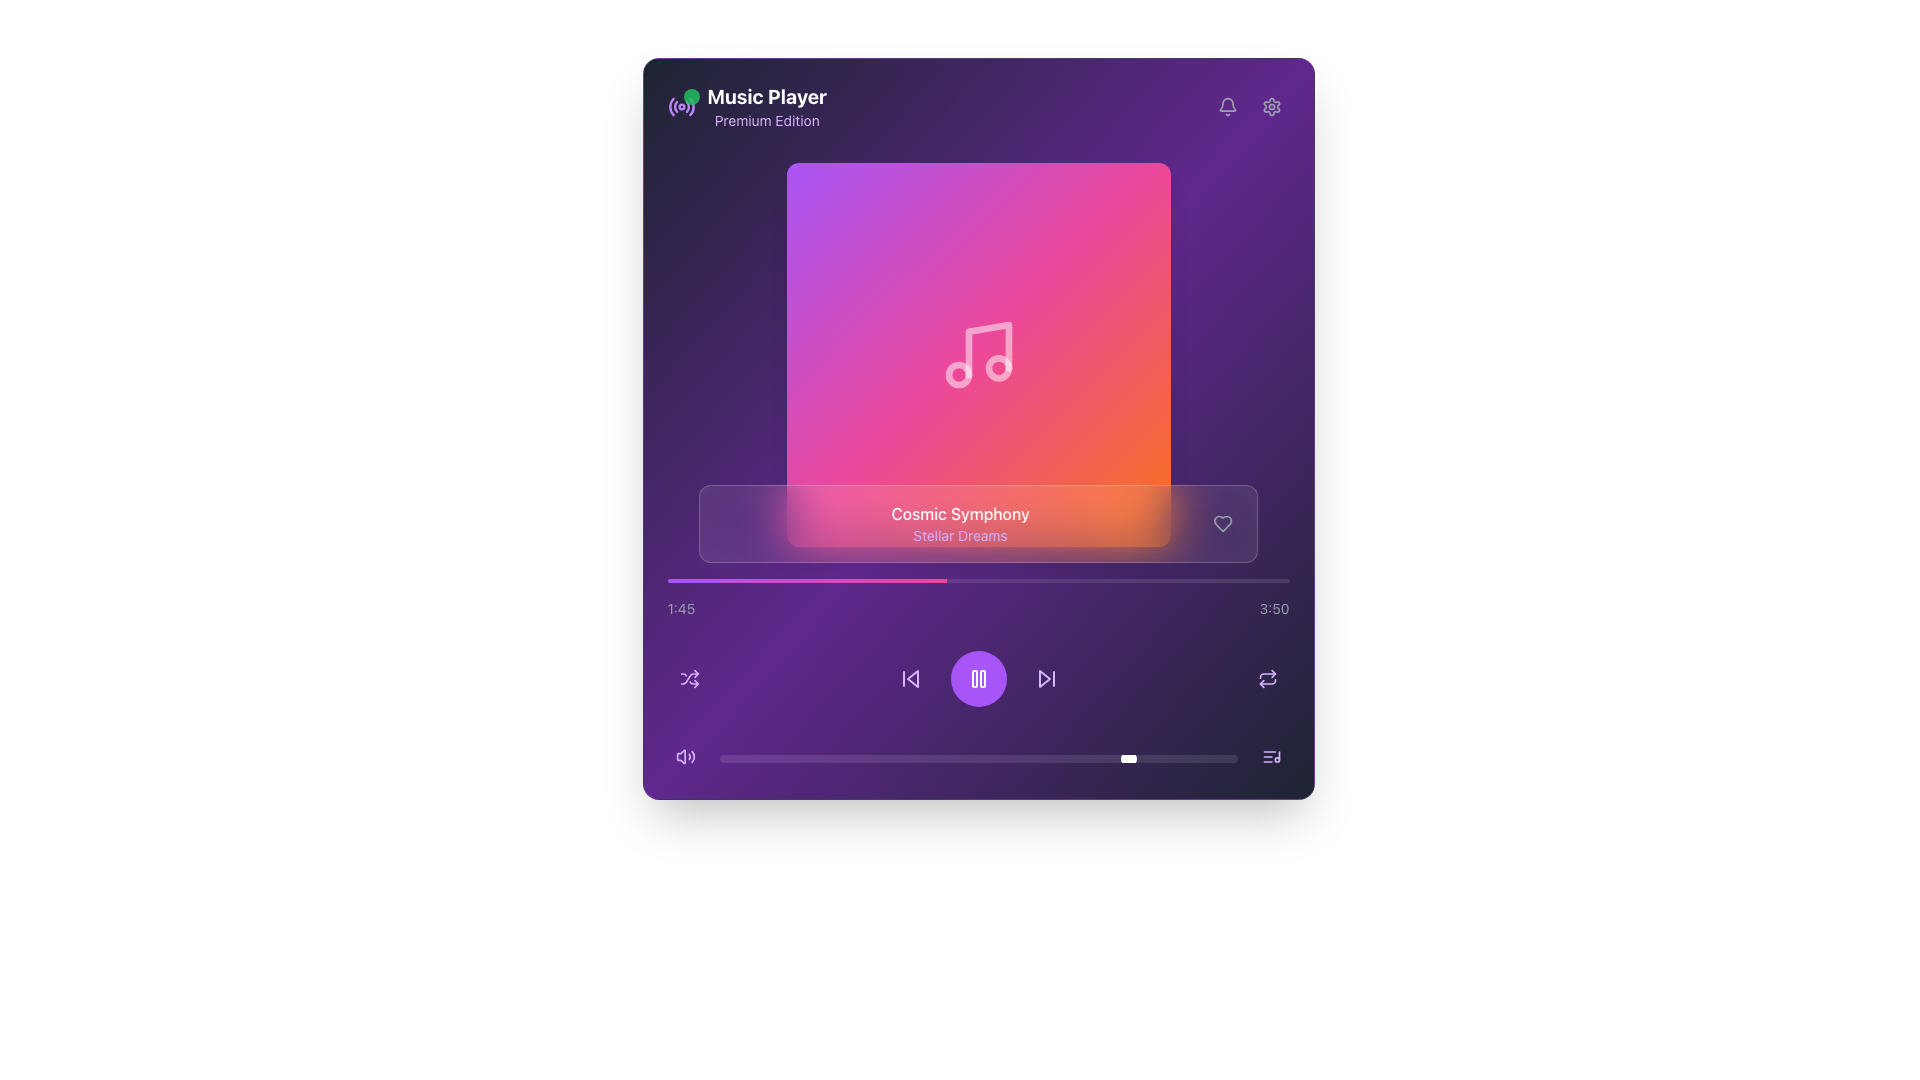  Describe the element at coordinates (692, 756) in the screenshot. I see `the third segment of the soundwave icon located towards the bottom-left corner of the interface, which is part of an audio-related feature` at that location.